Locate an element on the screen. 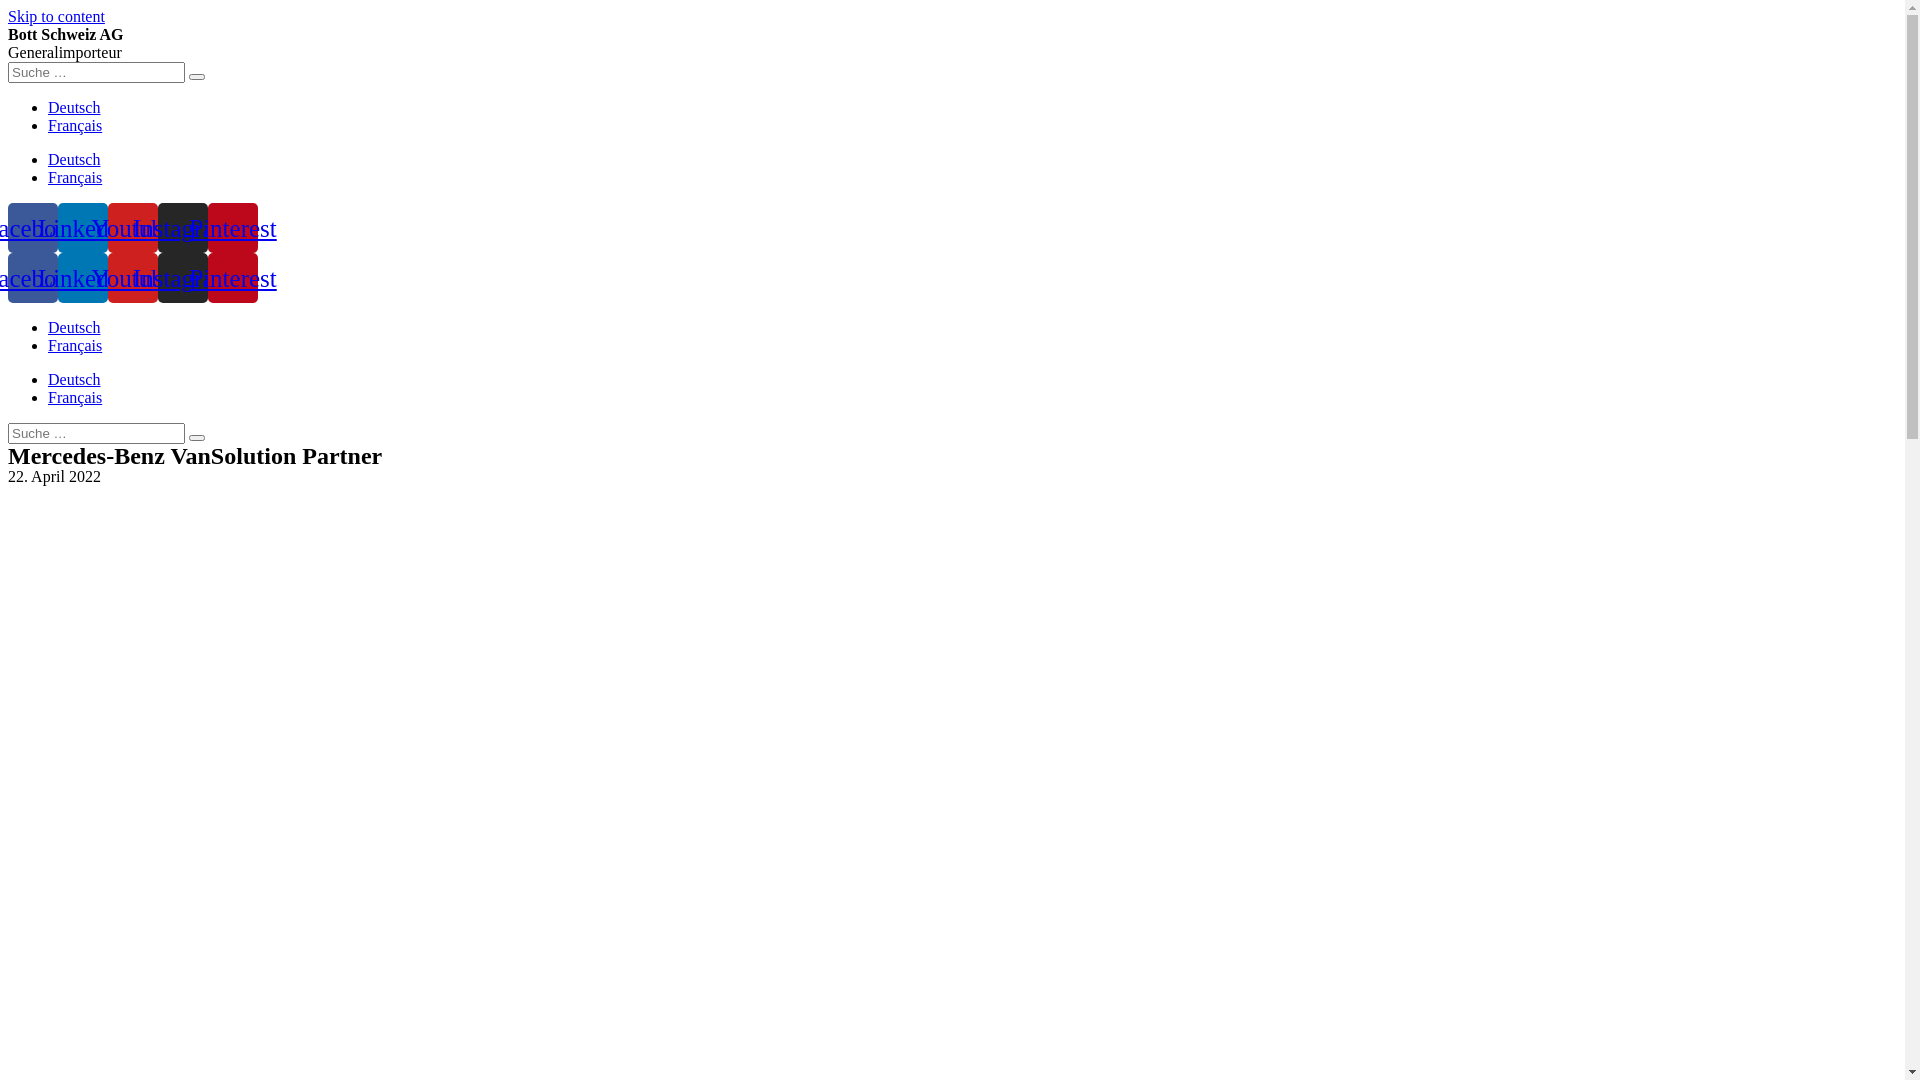 The image size is (1920, 1080). 'Deutsch' is located at coordinates (73, 326).